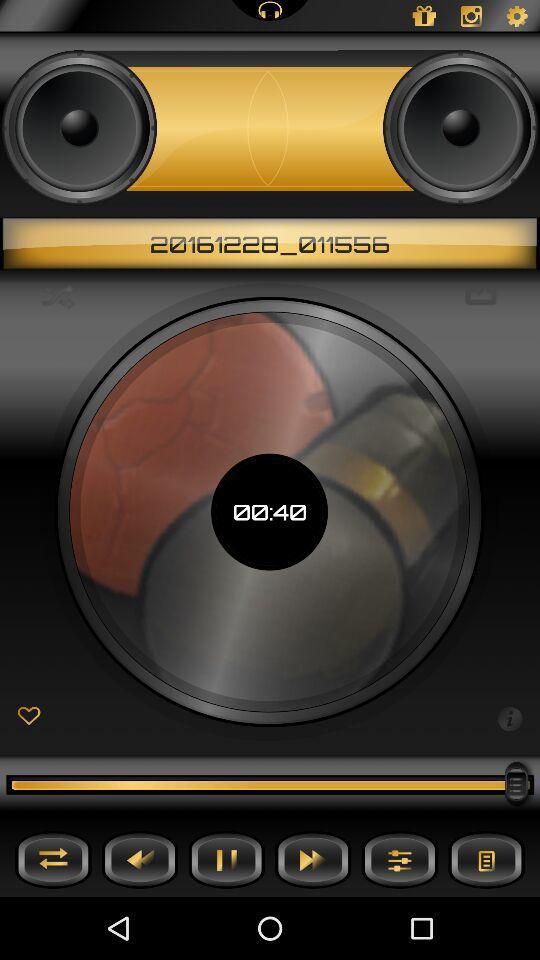 This screenshot has width=540, height=960. I want to click on switch, so click(53, 858).